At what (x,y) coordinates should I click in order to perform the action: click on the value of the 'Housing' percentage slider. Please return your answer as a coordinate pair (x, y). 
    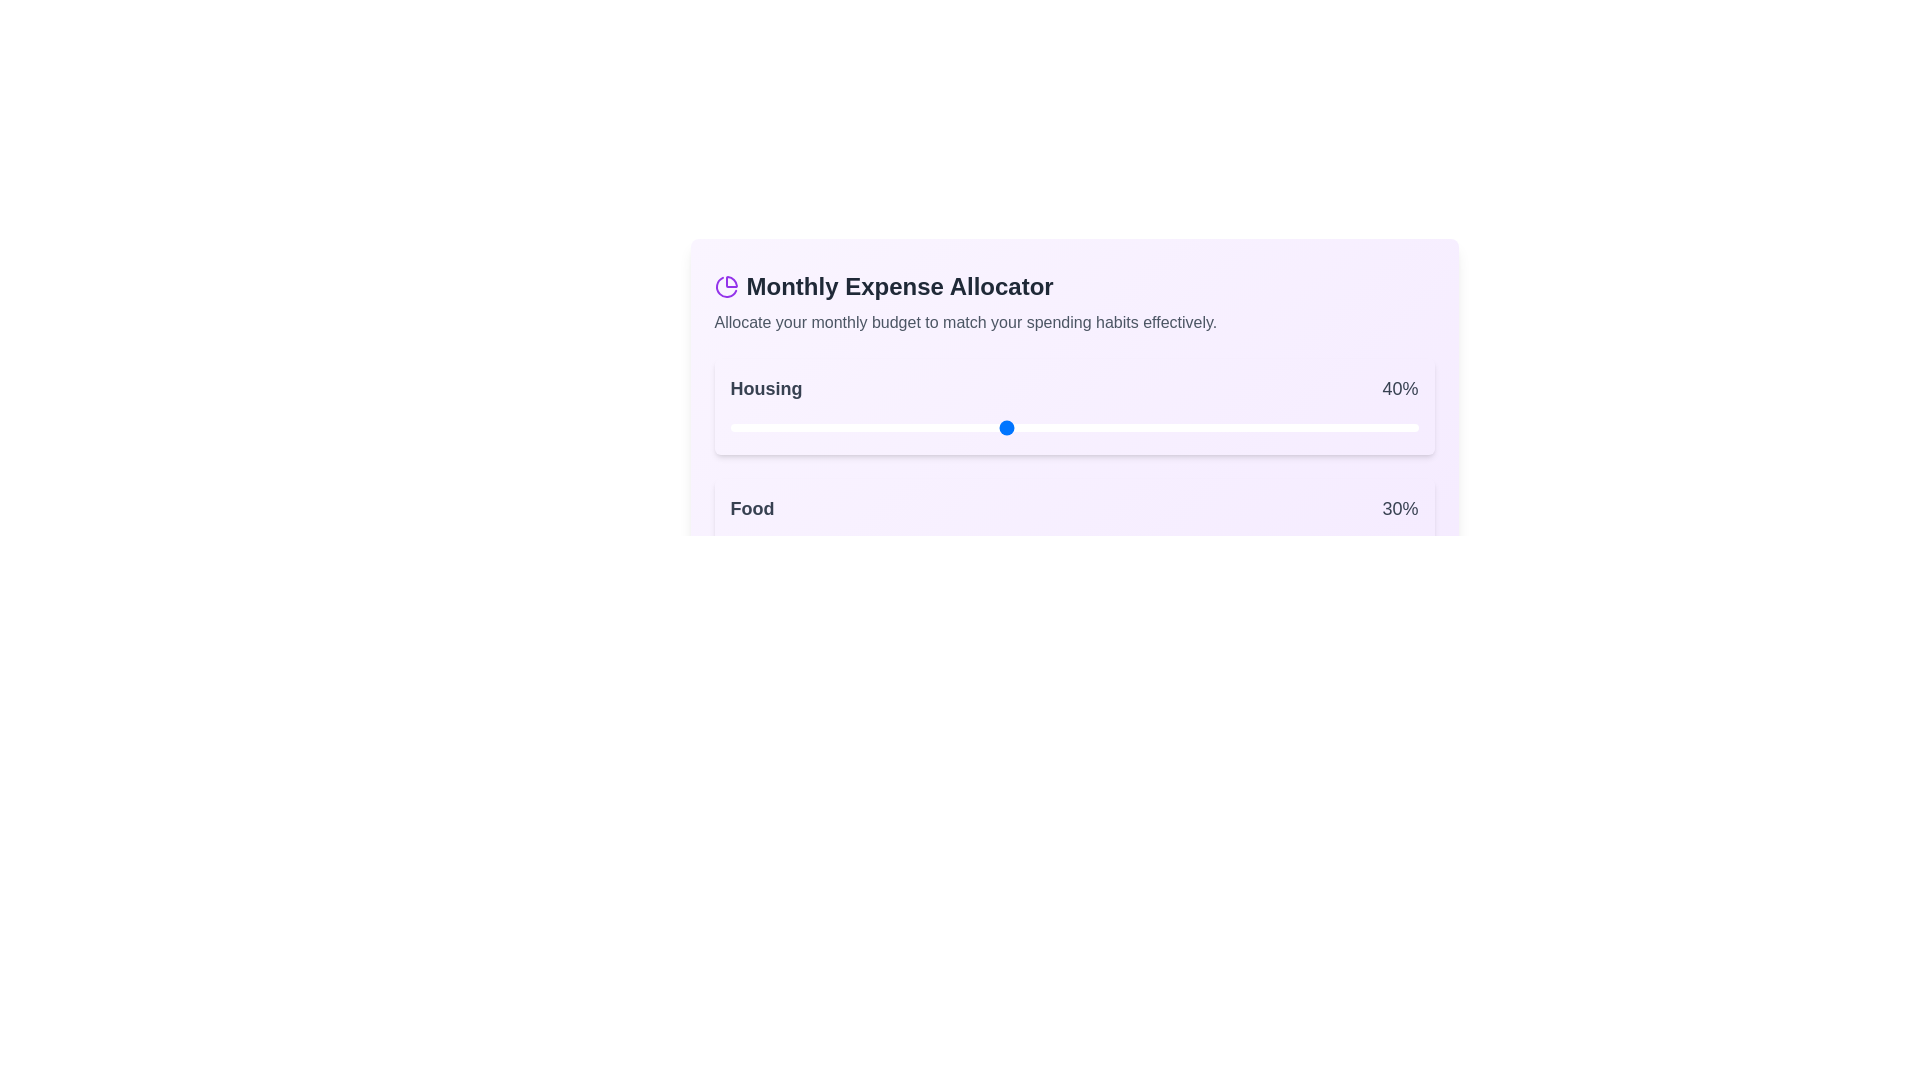
    Looking at the image, I should click on (1231, 427).